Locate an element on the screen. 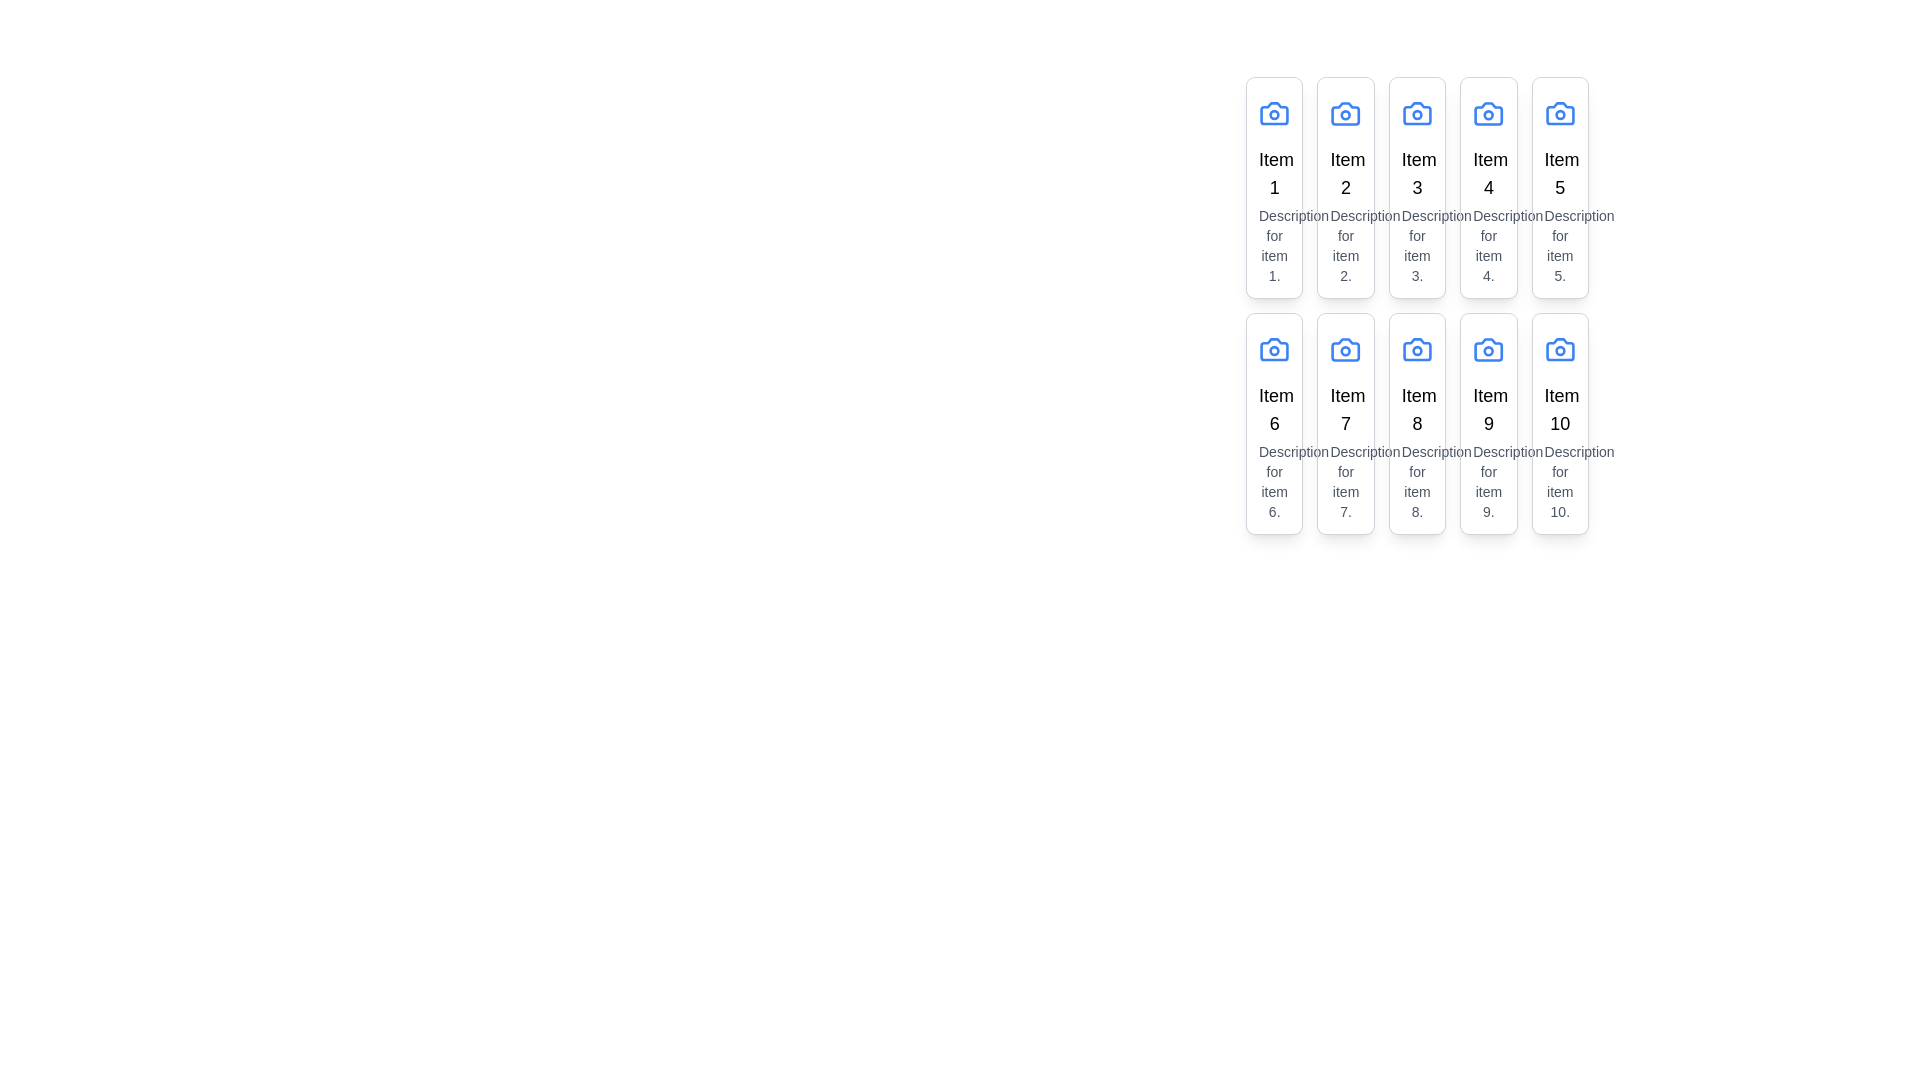 This screenshot has height=1080, width=1920. the blue camera icon located at the upper-left corner of the grid layout, which is the first item in the 5x2 arrangement of camera icons is located at coordinates (1273, 114).